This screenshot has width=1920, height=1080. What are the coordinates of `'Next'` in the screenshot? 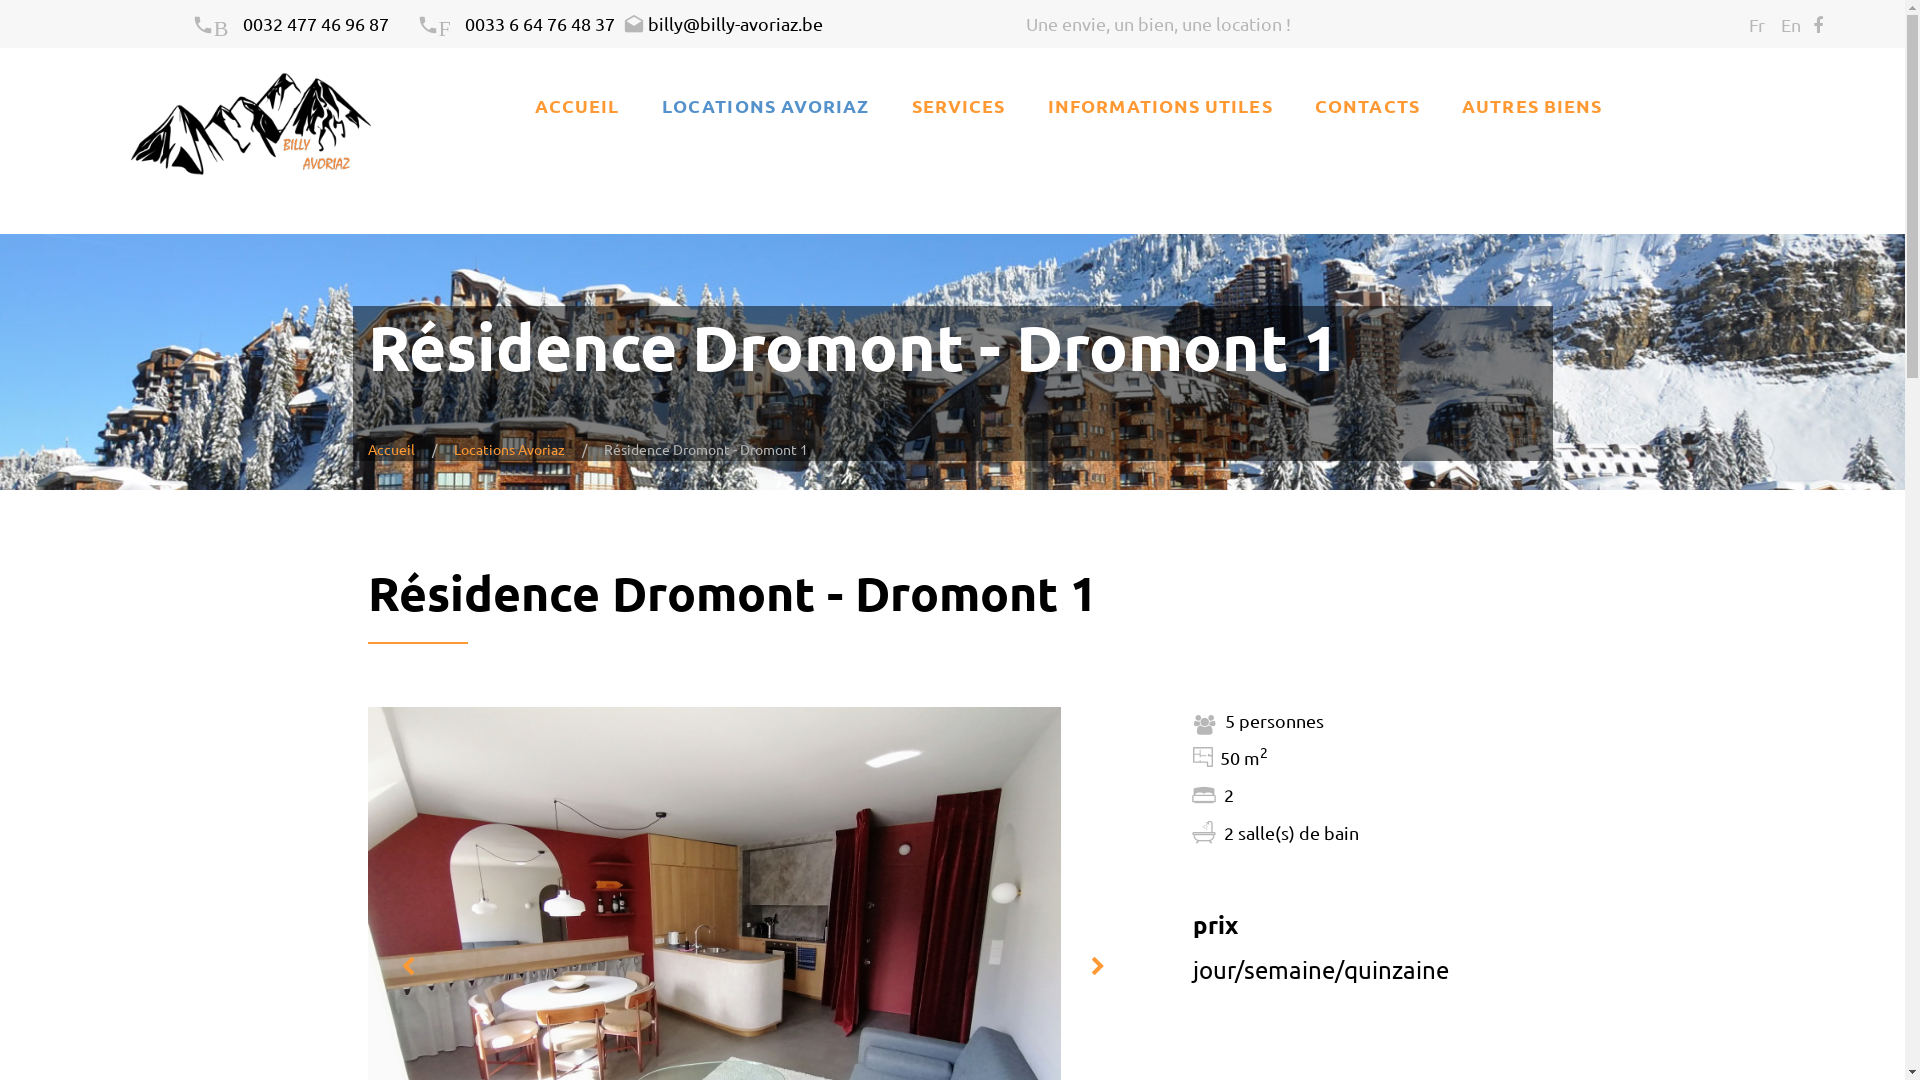 It's located at (1096, 966).